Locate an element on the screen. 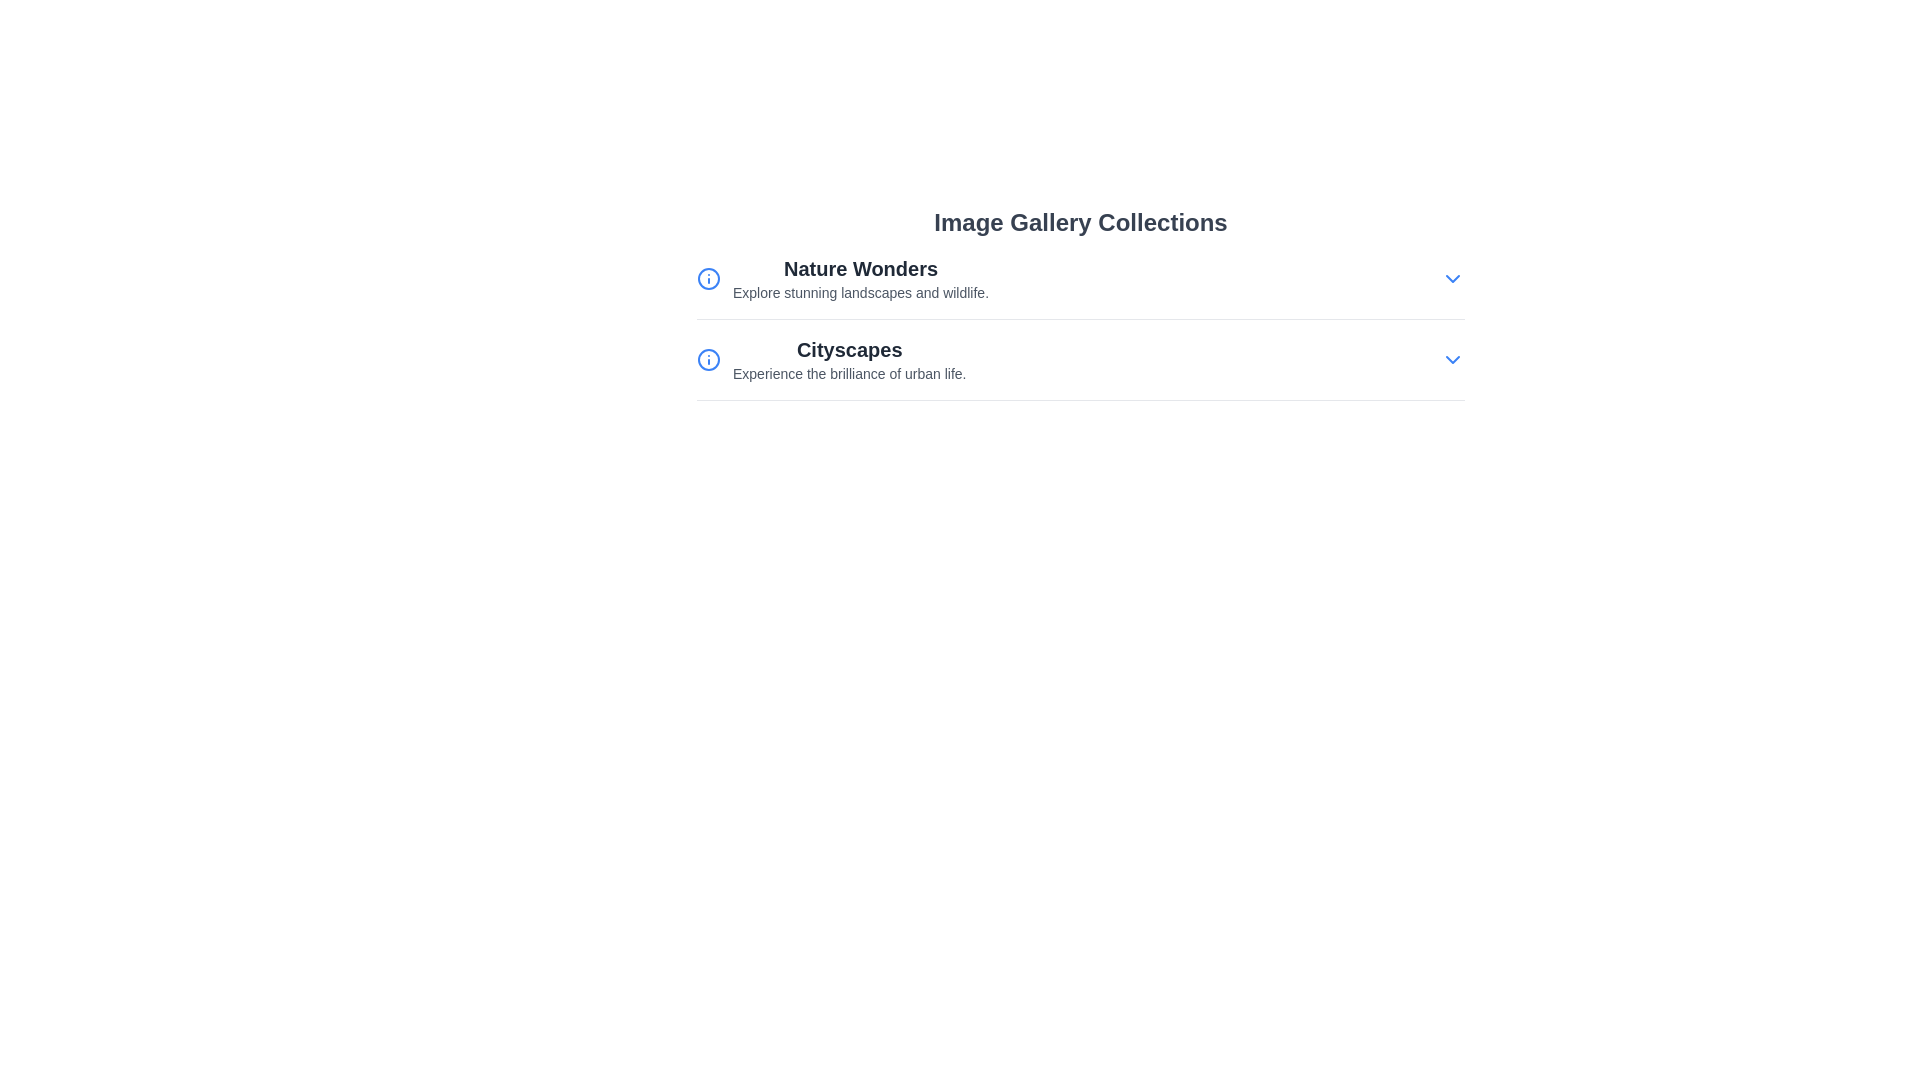  the icons in the first row of the 'Image Gallery Collections' list item, which represents 'Nature Wonders' is located at coordinates (1079, 278).